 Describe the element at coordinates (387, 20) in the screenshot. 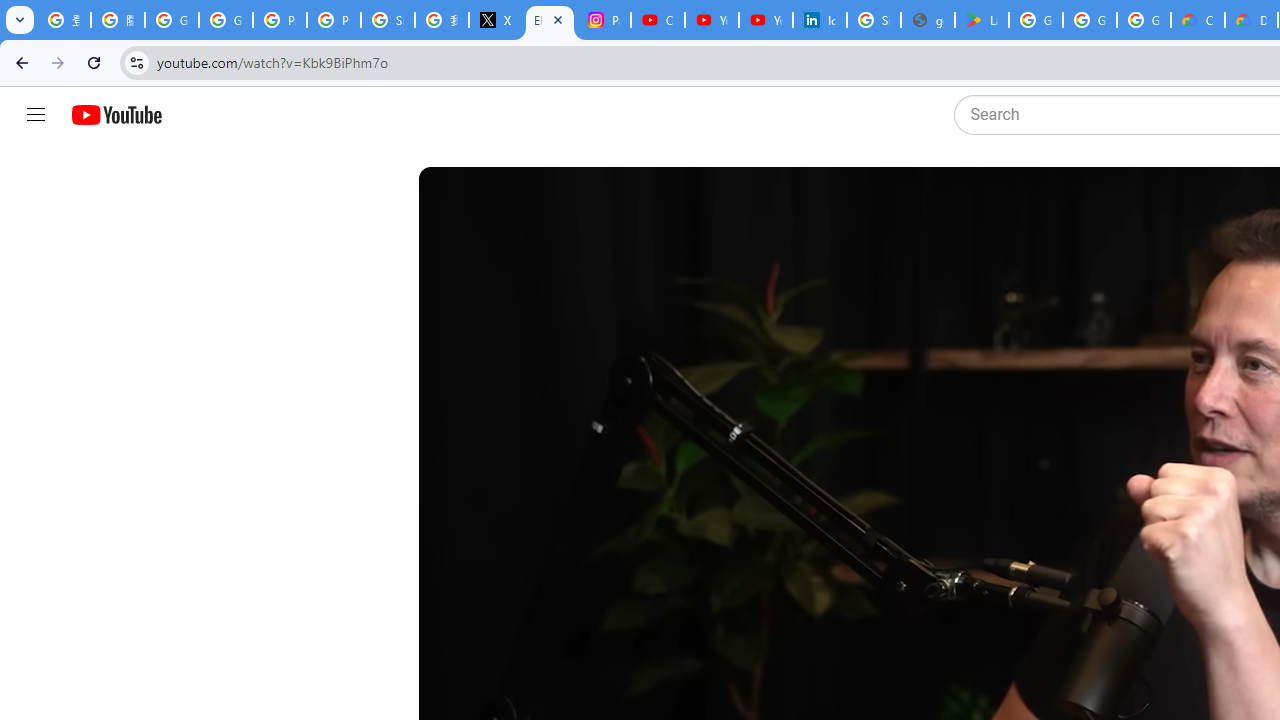

I see `'Sign in - Google Accounts'` at that location.